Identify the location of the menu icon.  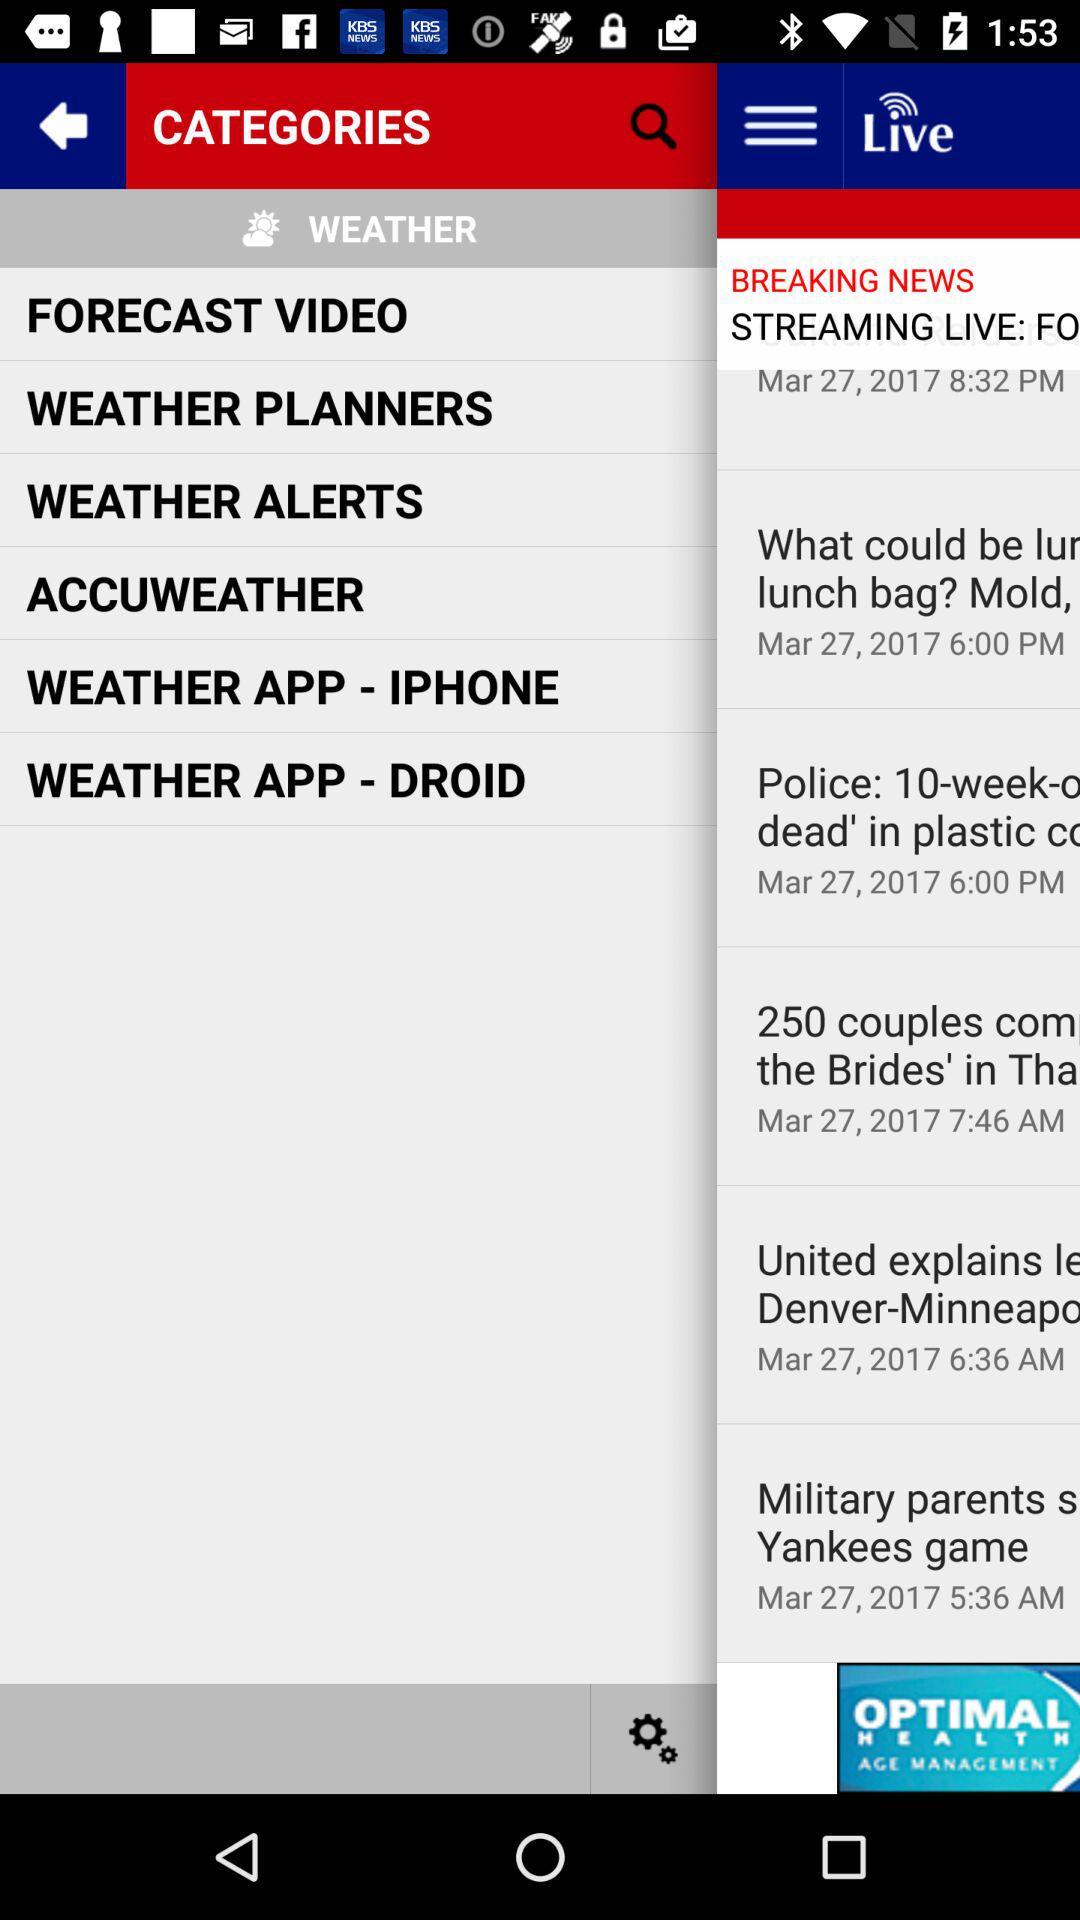
(778, 124).